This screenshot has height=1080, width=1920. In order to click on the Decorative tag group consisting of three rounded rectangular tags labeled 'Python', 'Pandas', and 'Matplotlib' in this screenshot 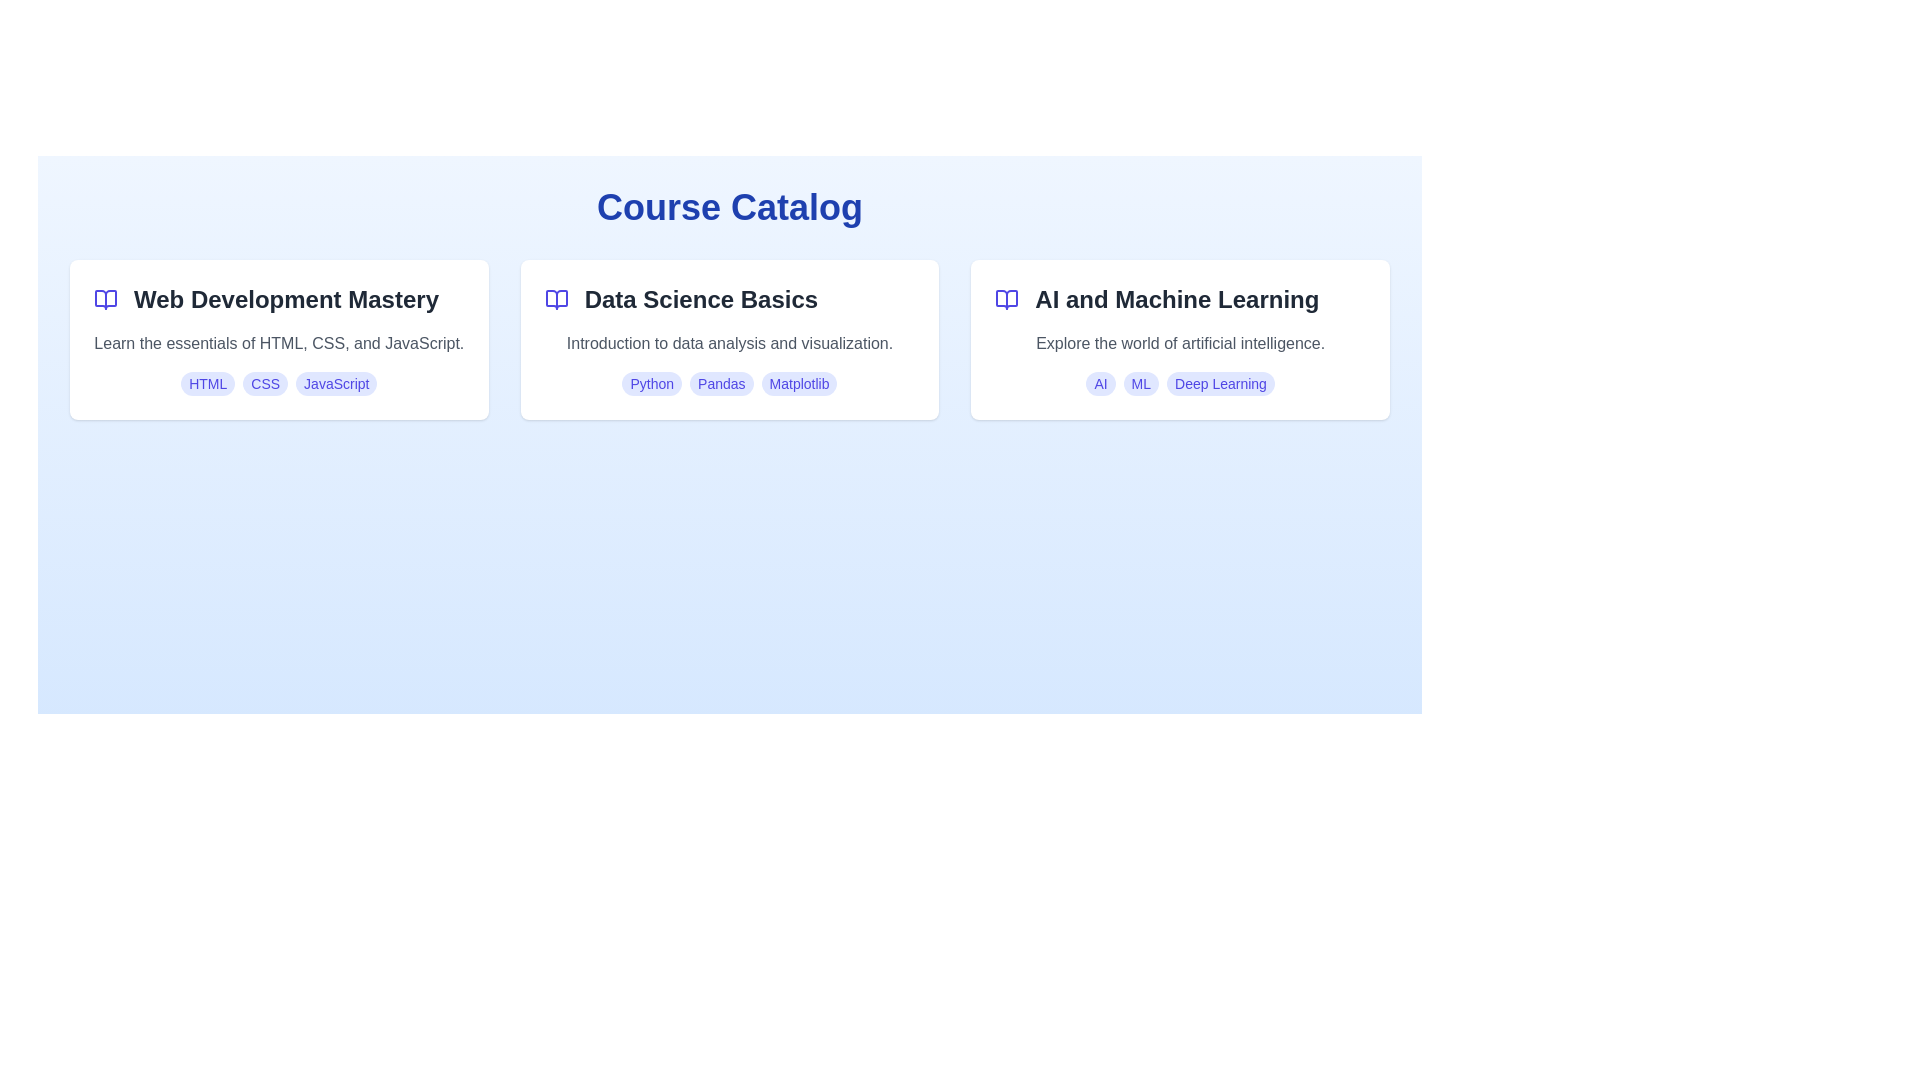, I will do `click(728, 384)`.